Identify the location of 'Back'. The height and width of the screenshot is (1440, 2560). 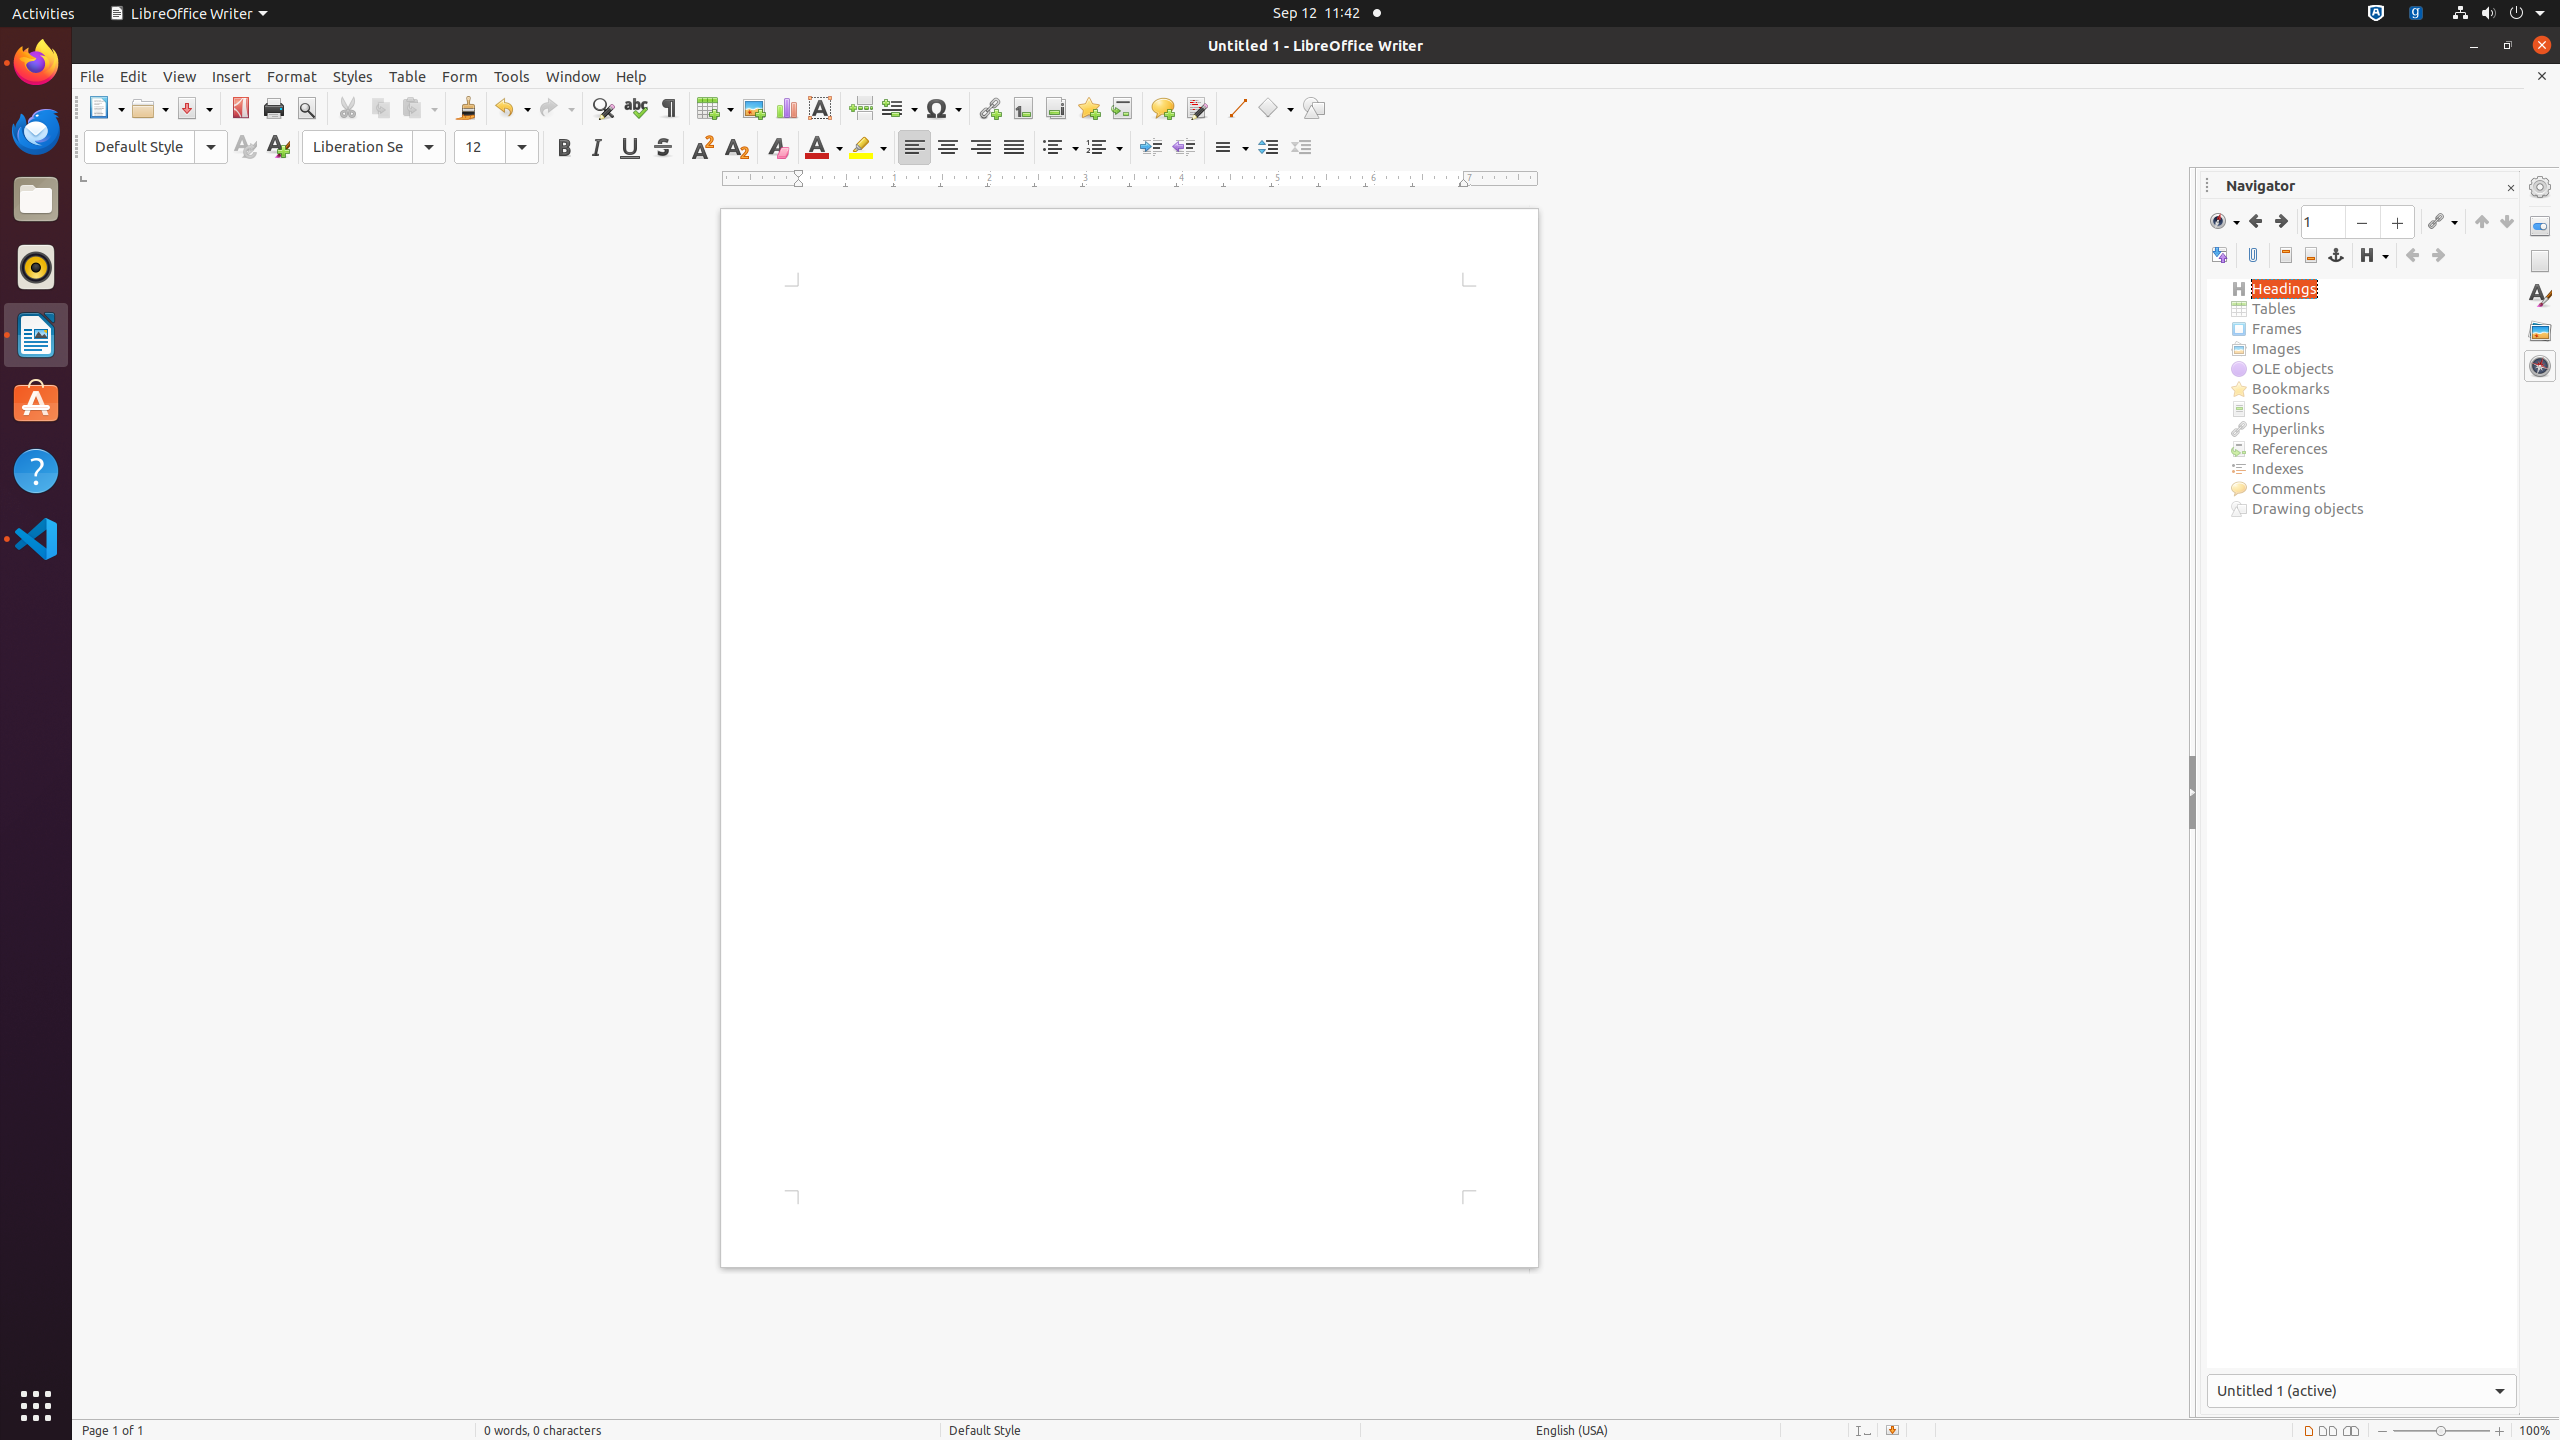
(2254, 221).